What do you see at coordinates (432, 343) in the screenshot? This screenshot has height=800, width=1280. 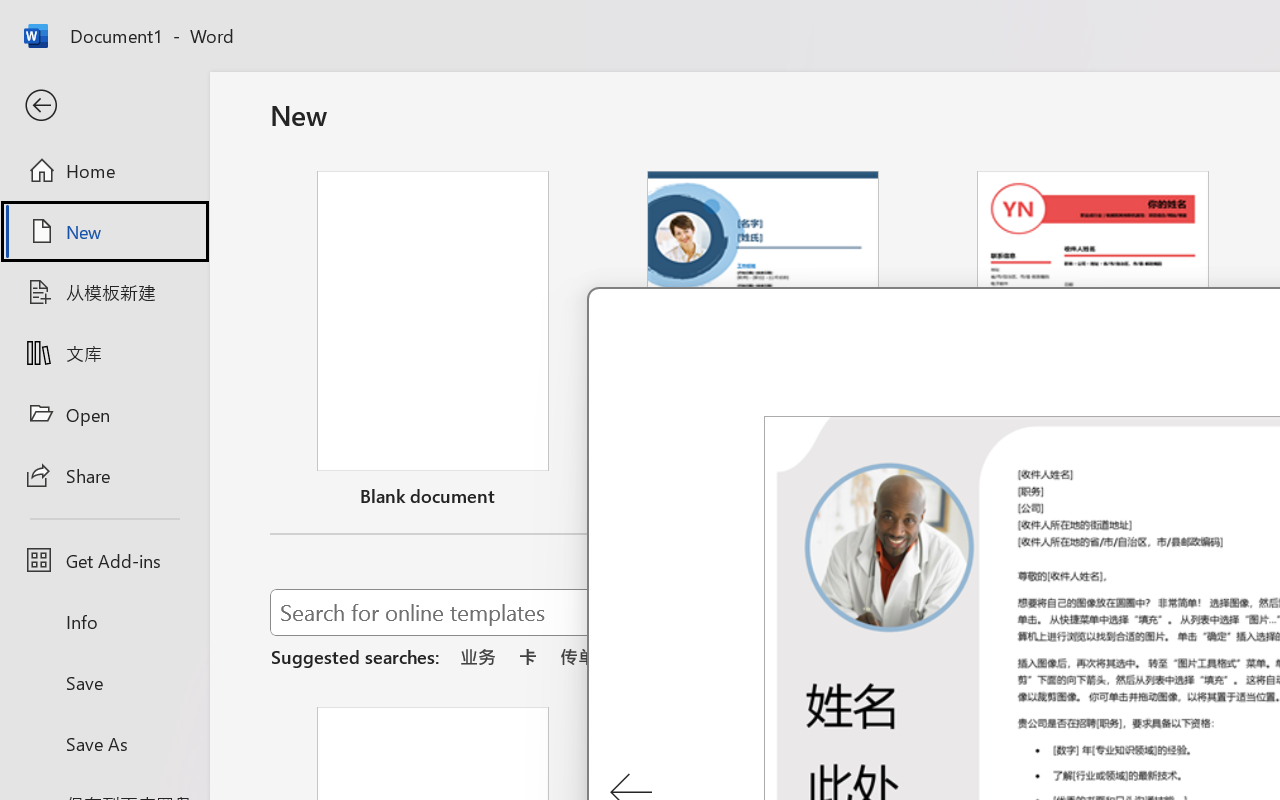 I see `'Blank document'` at bounding box center [432, 343].